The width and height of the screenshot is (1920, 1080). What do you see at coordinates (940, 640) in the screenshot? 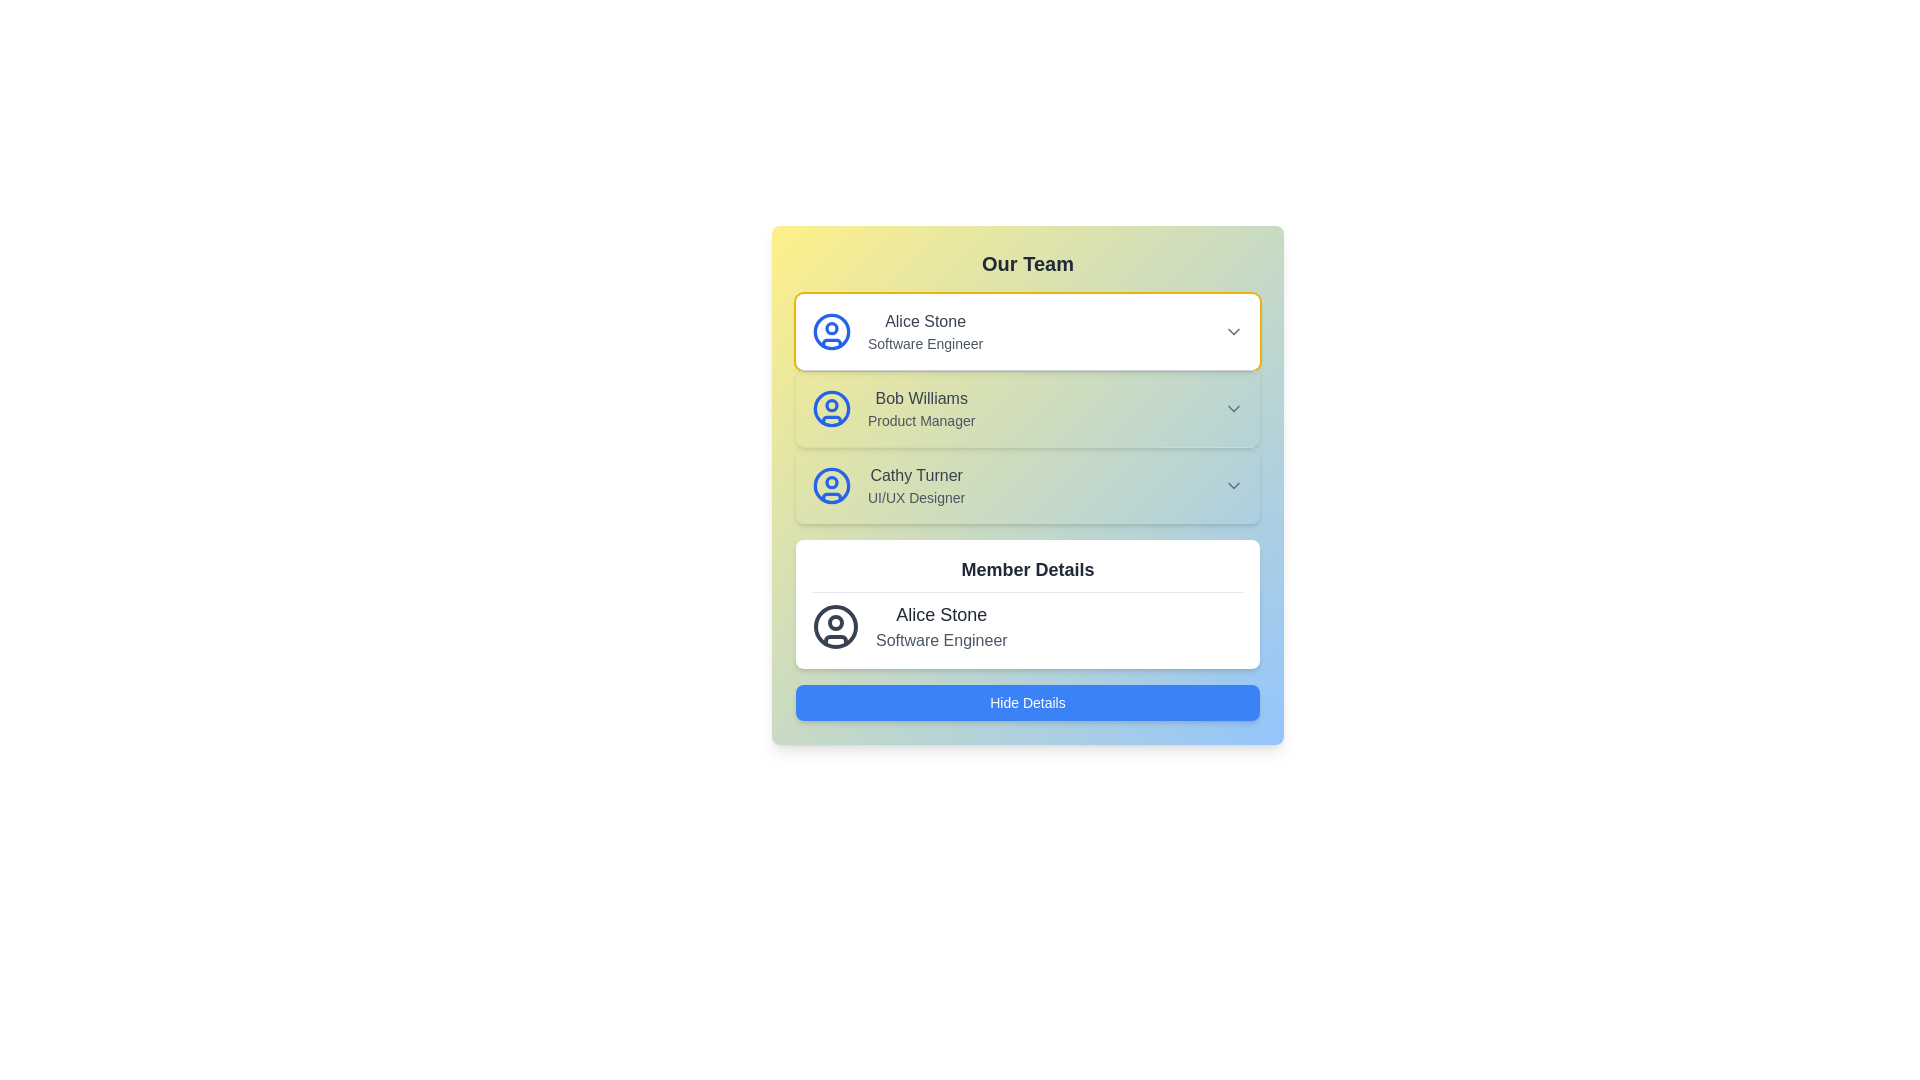
I see `the static text displaying 'Software Engineer' in gray font, located beneath 'Alice Stone' in the 'Member Details' section of the white card` at bounding box center [940, 640].